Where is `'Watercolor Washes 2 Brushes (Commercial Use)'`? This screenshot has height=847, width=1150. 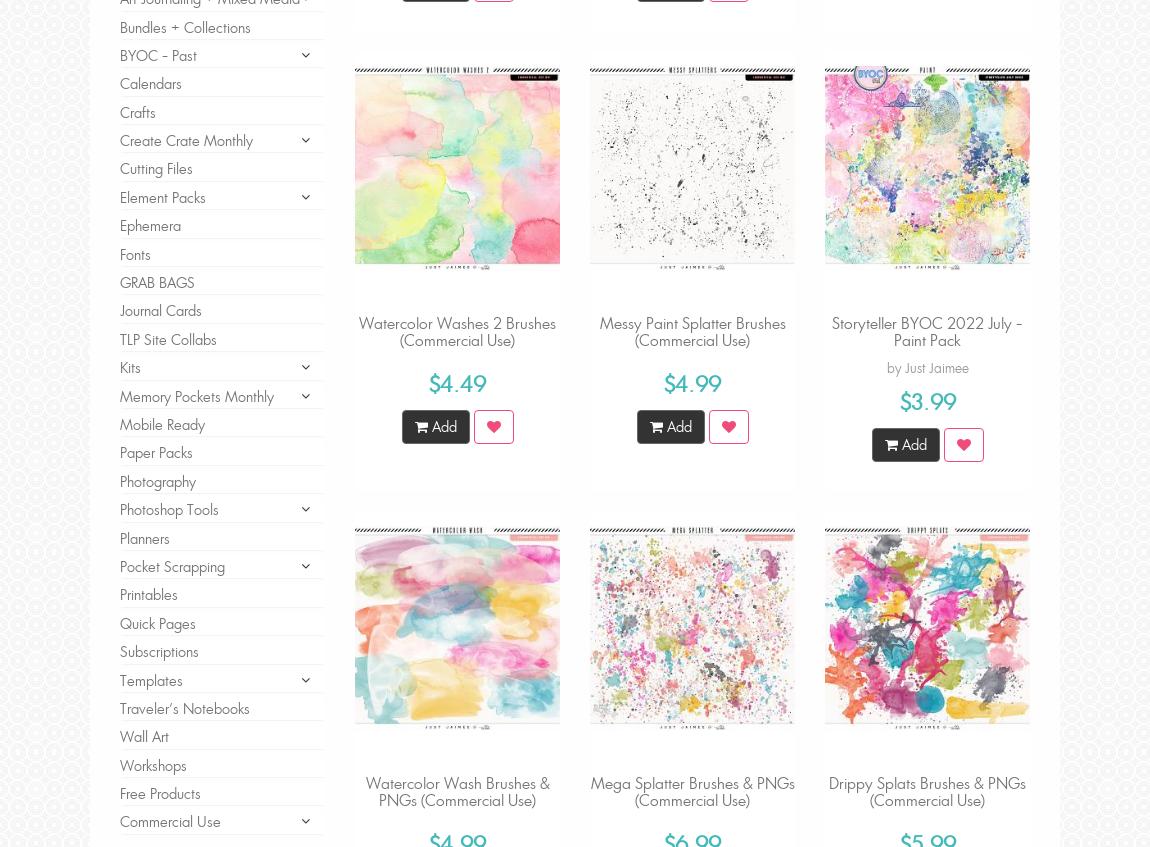 'Watercolor Washes 2 Brushes (Commercial Use)' is located at coordinates (457, 331).